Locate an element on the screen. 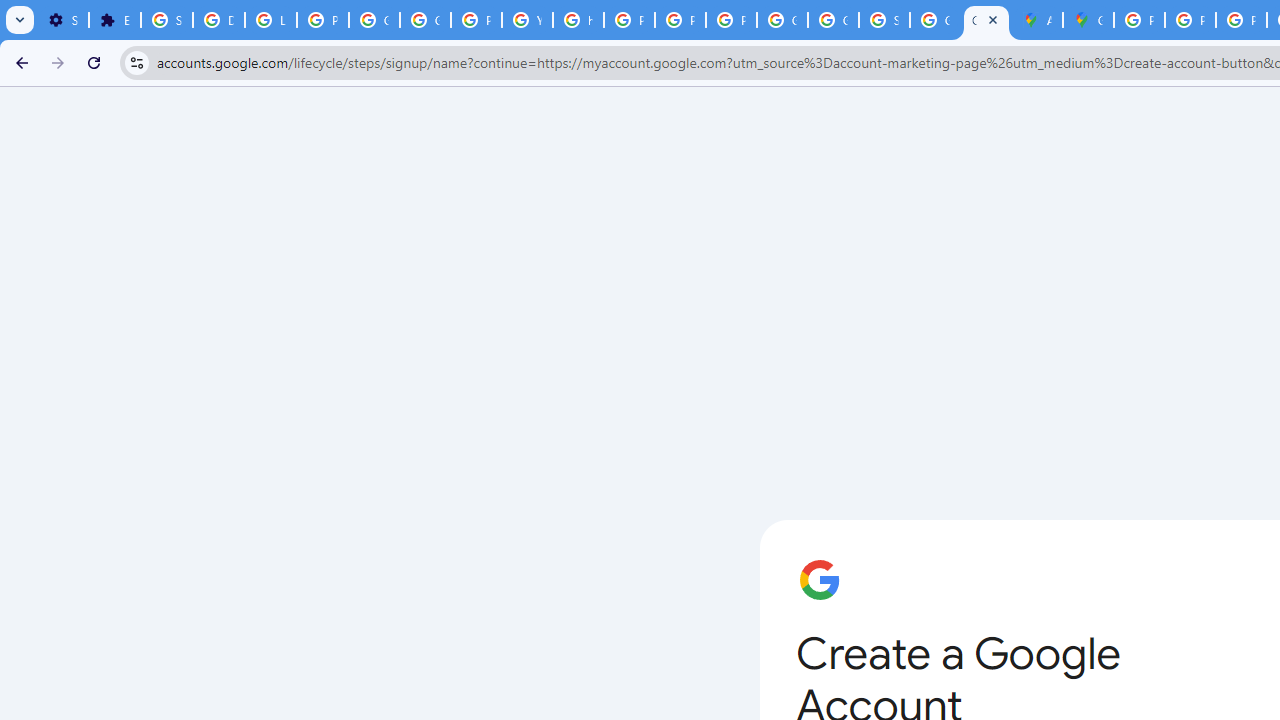 The width and height of the screenshot is (1280, 720). 'YouTube' is located at coordinates (527, 20).